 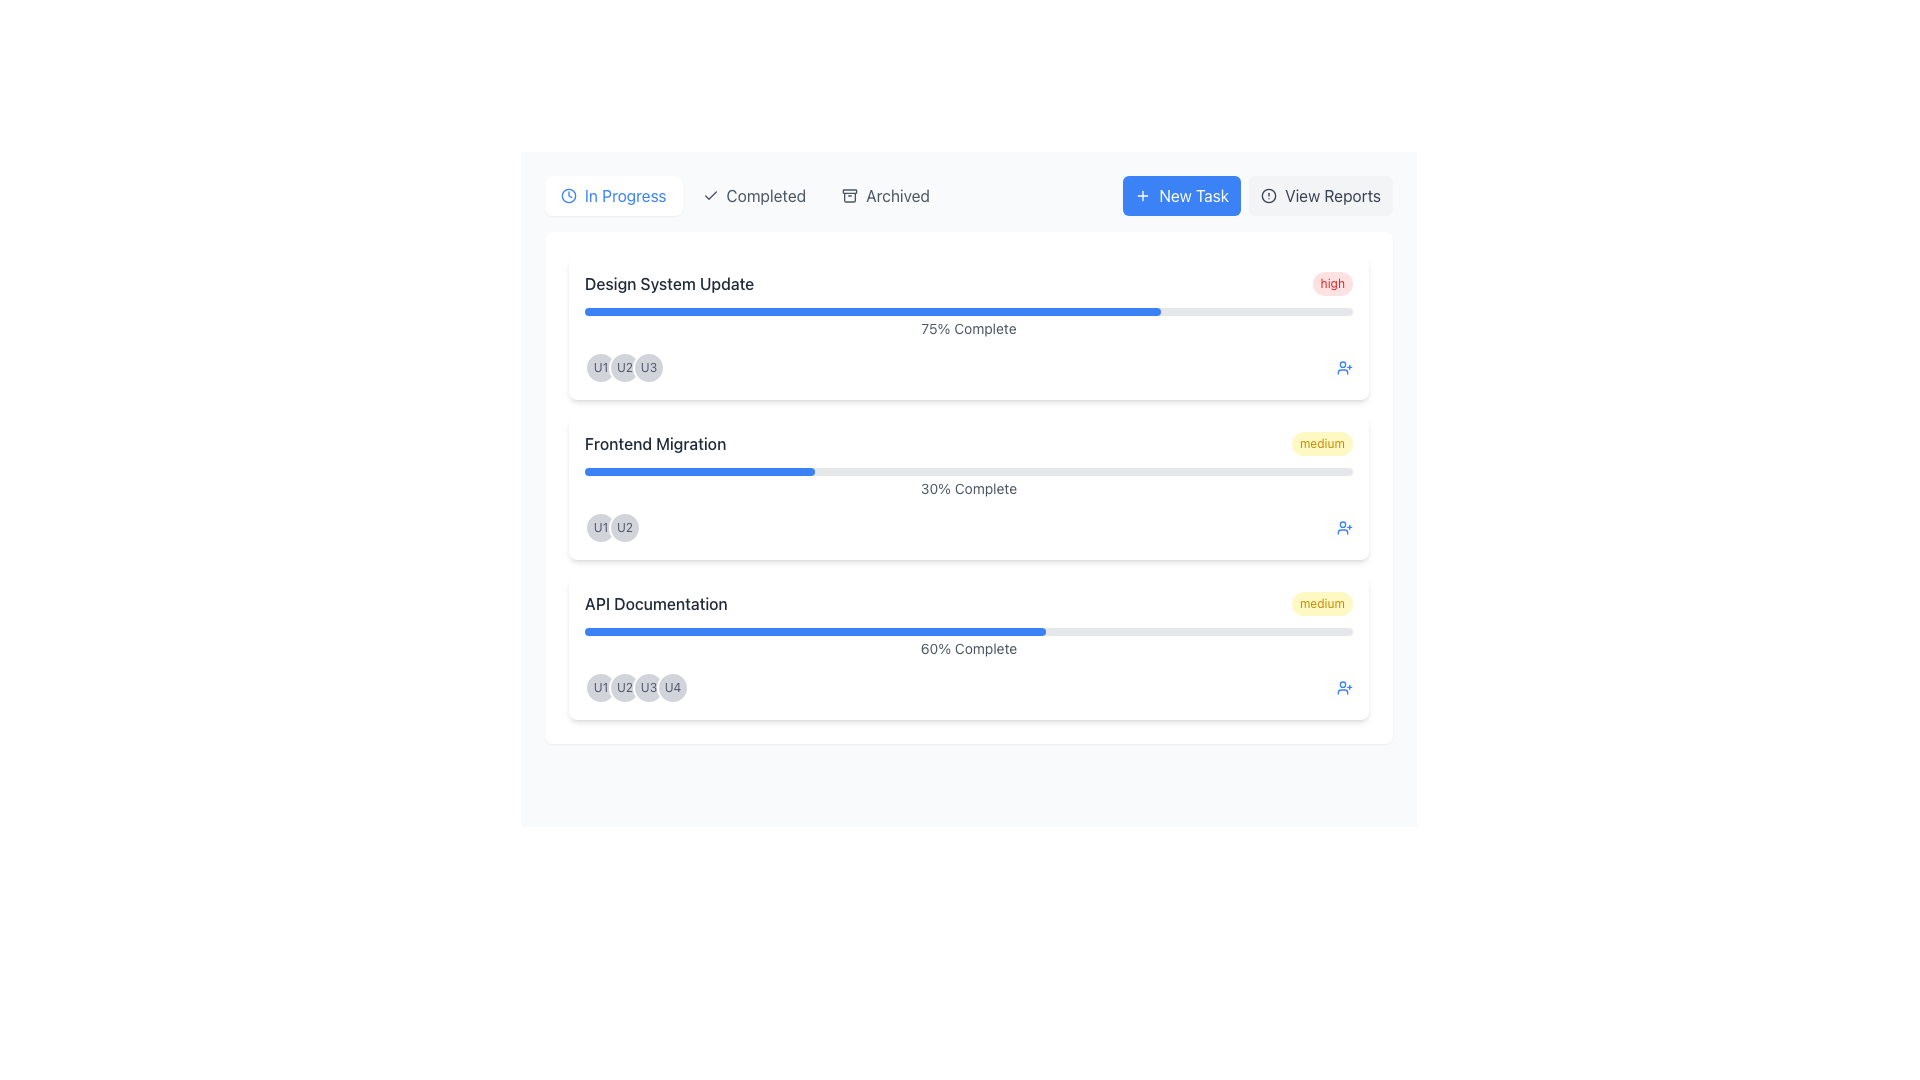 I want to click on the circular avatar labeled 'U2', which has a light gray background and white border, so click(x=623, y=686).